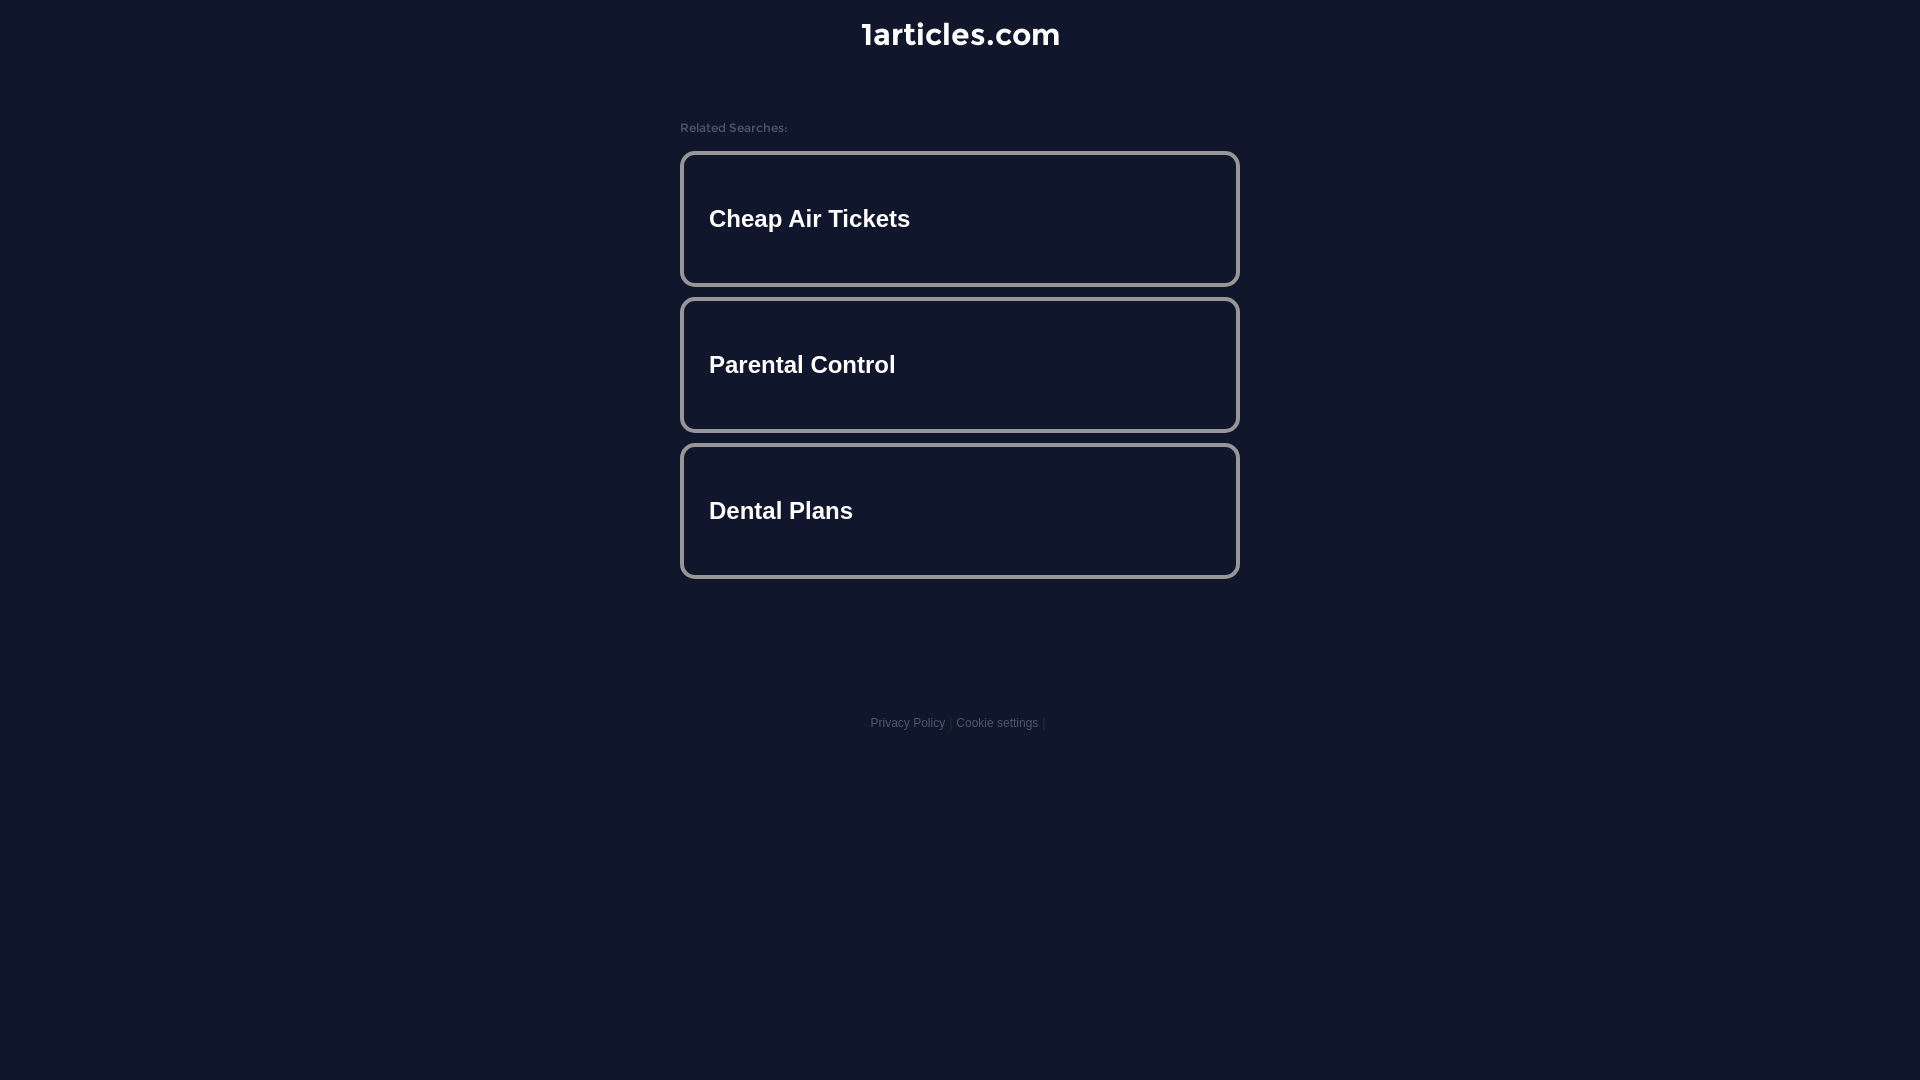  I want to click on 'Privacy Policy', so click(906, 722).